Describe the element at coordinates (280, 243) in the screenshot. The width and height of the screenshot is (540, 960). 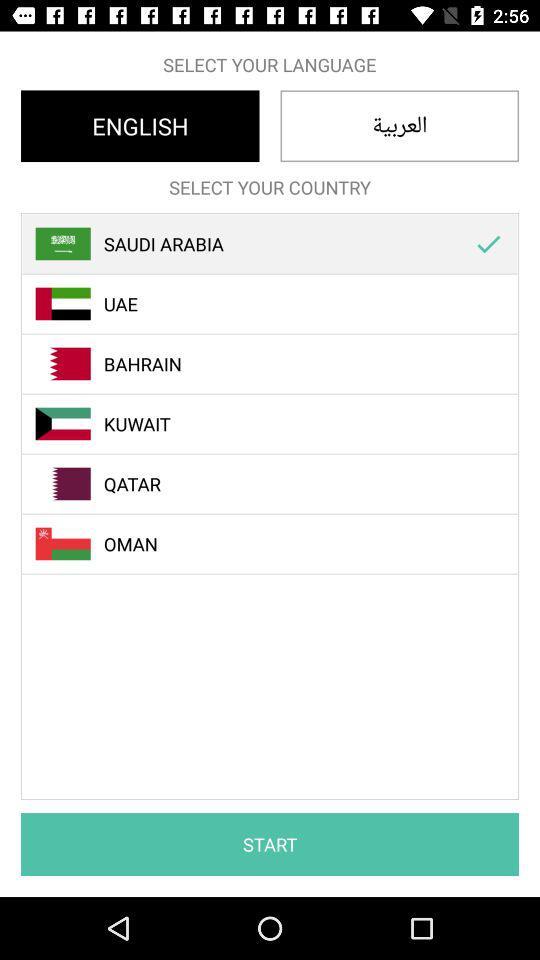
I see `saudi arabia` at that location.